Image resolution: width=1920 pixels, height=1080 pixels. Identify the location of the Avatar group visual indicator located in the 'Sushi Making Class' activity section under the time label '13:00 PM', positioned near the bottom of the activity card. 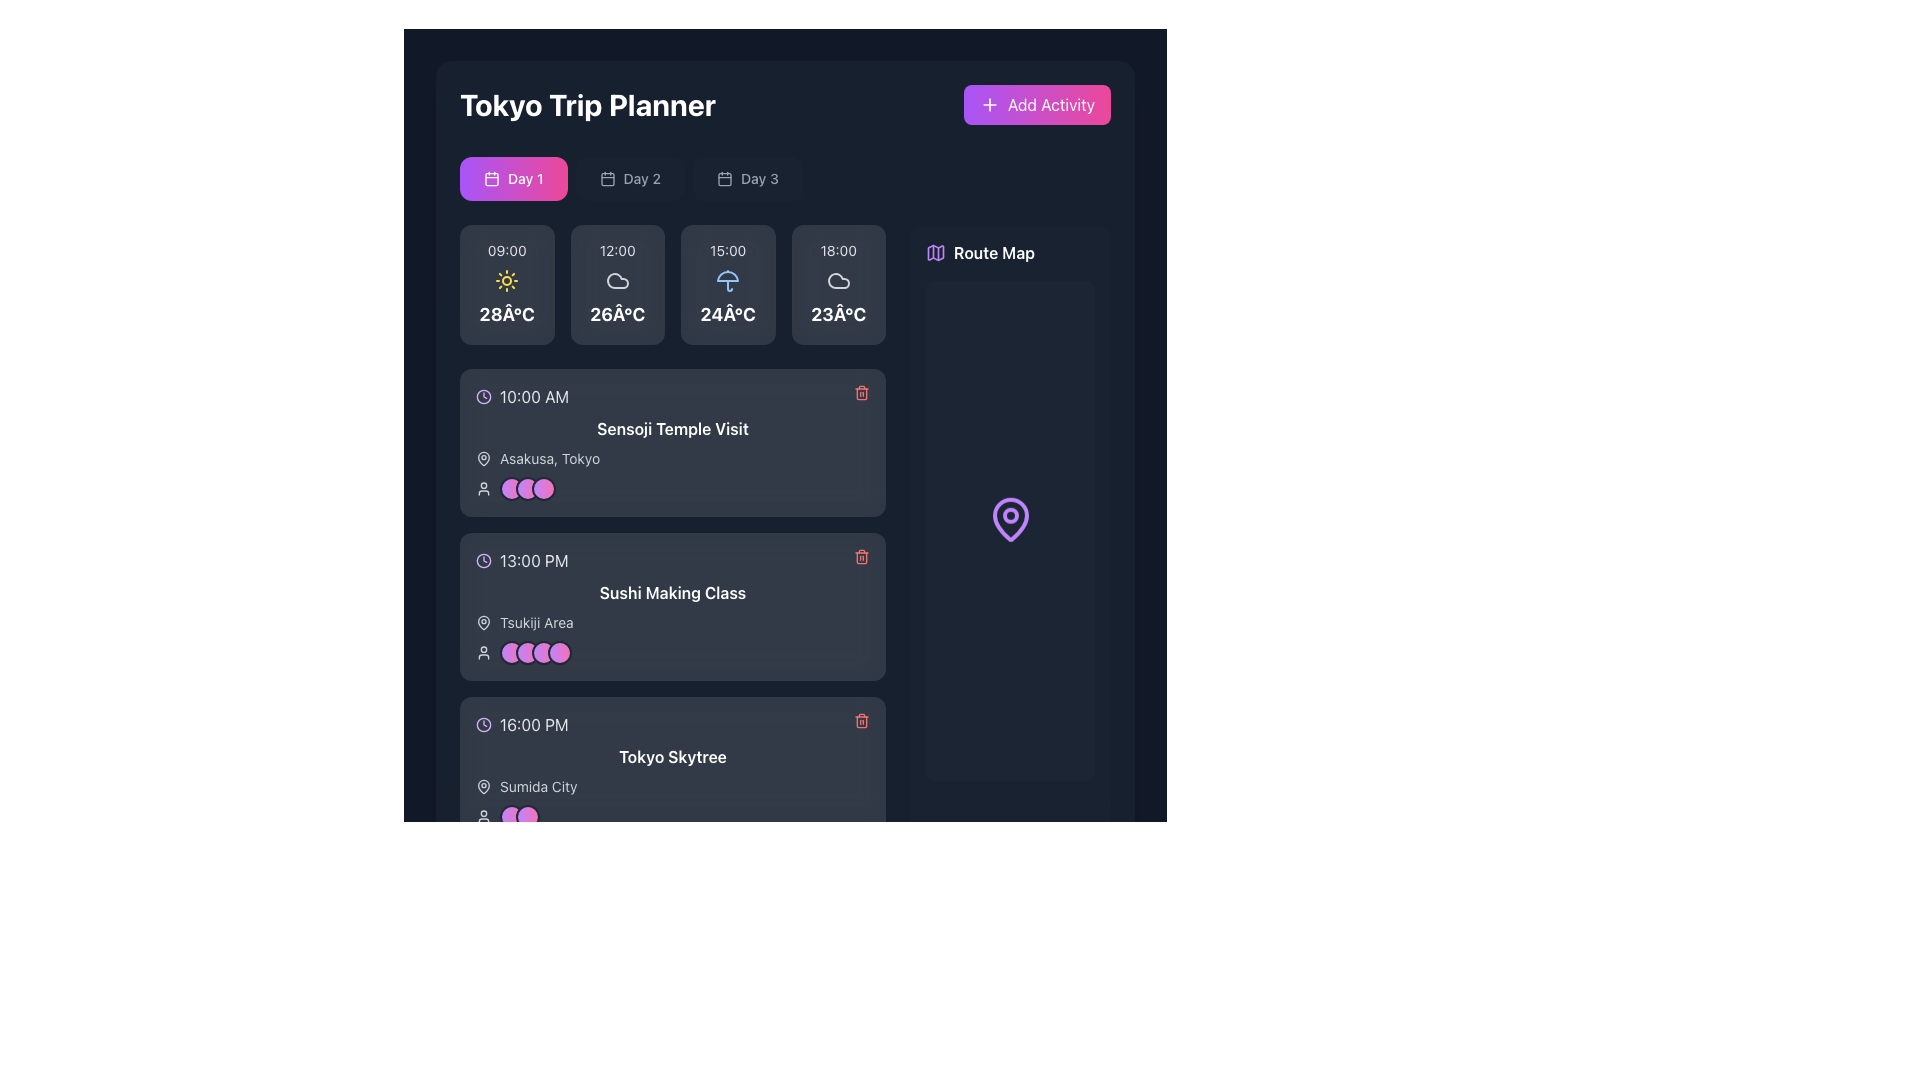
(536, 652).